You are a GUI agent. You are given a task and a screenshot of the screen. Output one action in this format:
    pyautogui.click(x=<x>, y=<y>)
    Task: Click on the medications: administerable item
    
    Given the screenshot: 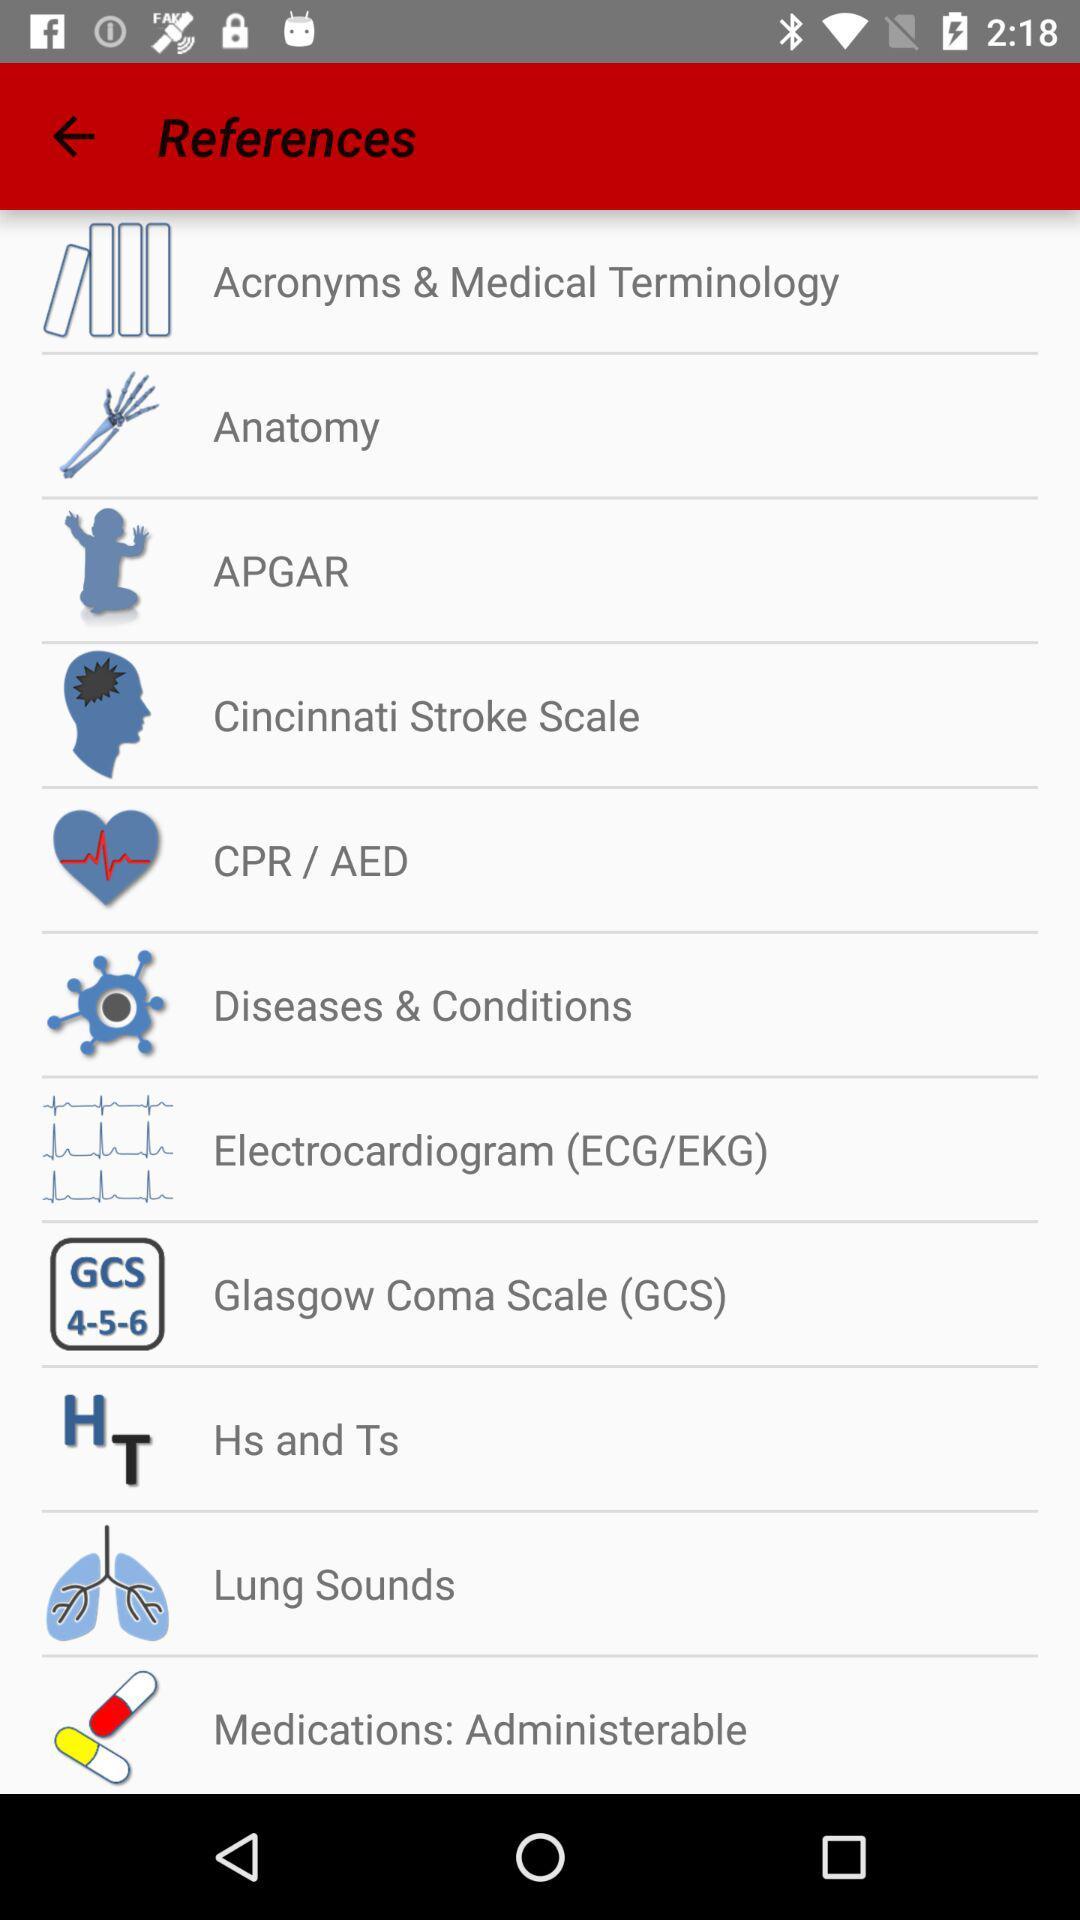 What is the action you would take?
    pyautogui.click(x=460, y=1727)
    